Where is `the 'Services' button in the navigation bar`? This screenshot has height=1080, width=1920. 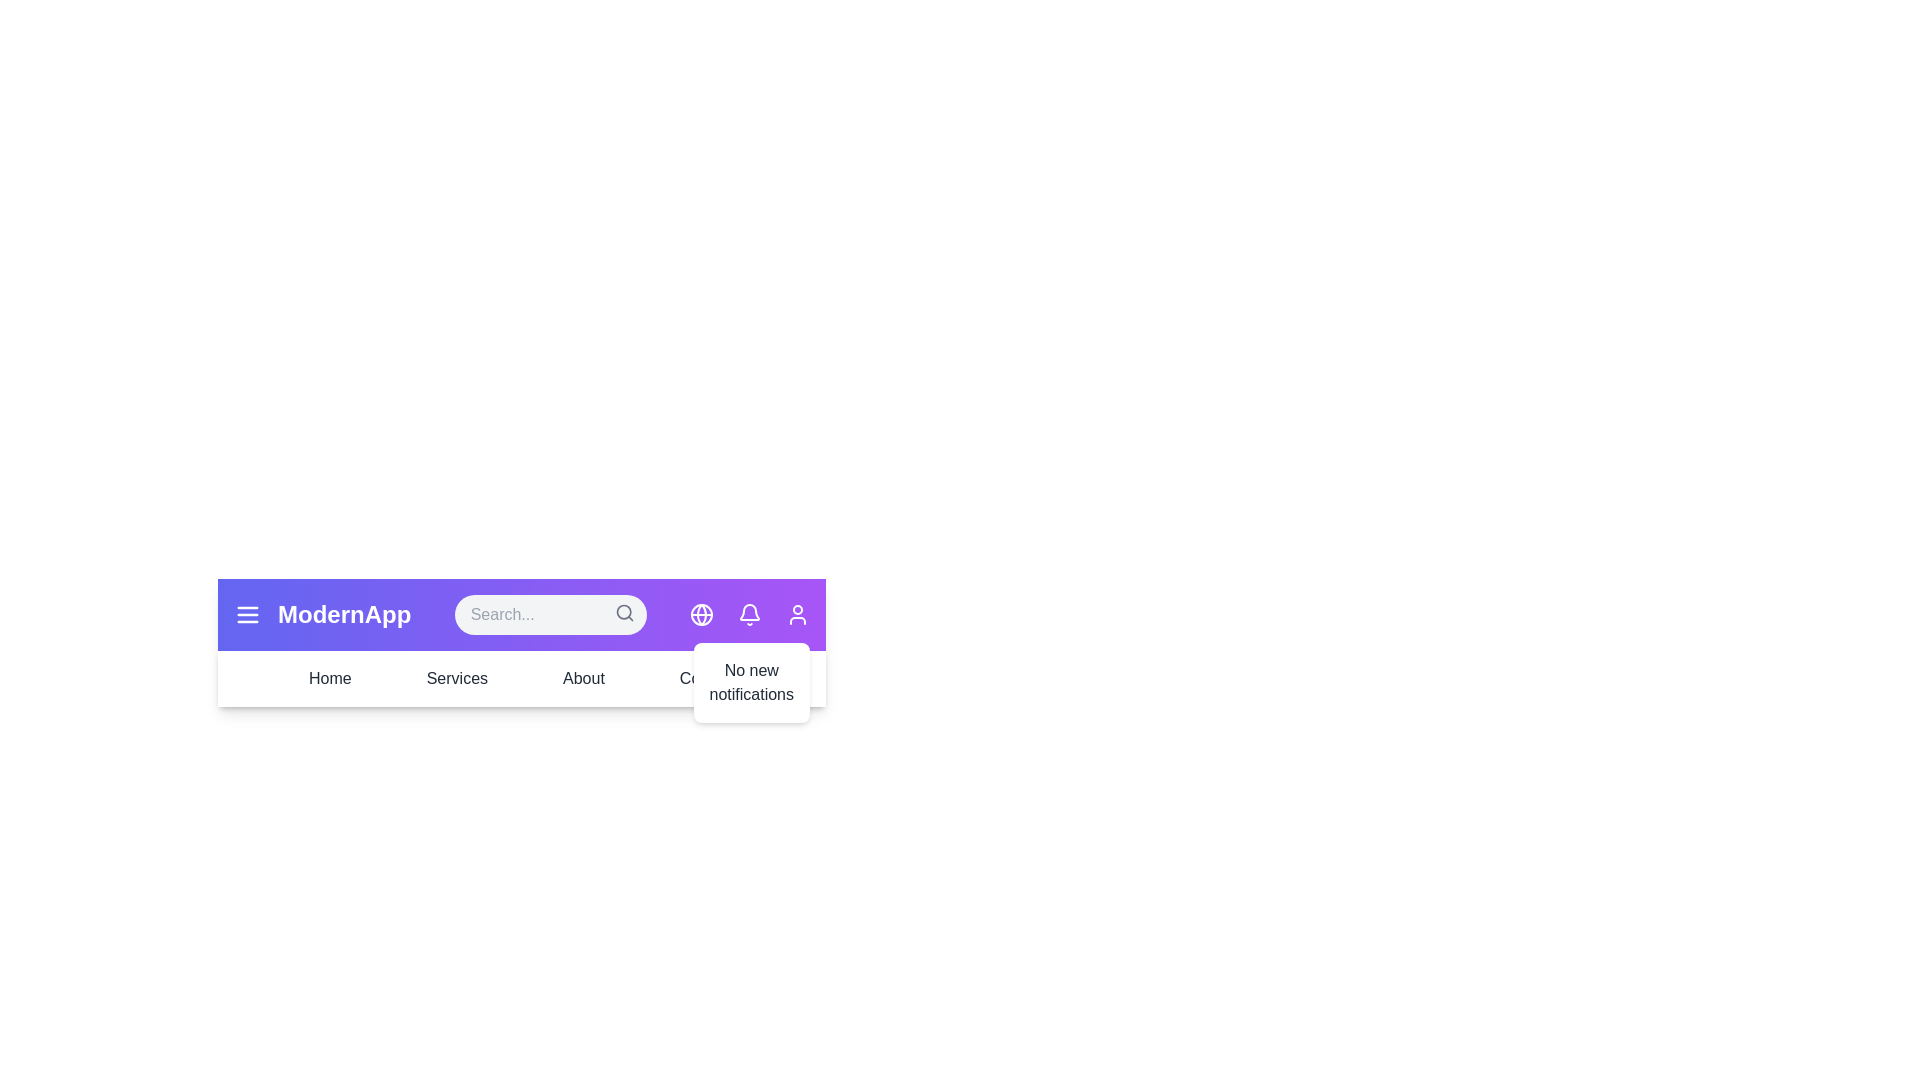
the 'Services' button in the navigation bar is located at coordinates (455, 677).